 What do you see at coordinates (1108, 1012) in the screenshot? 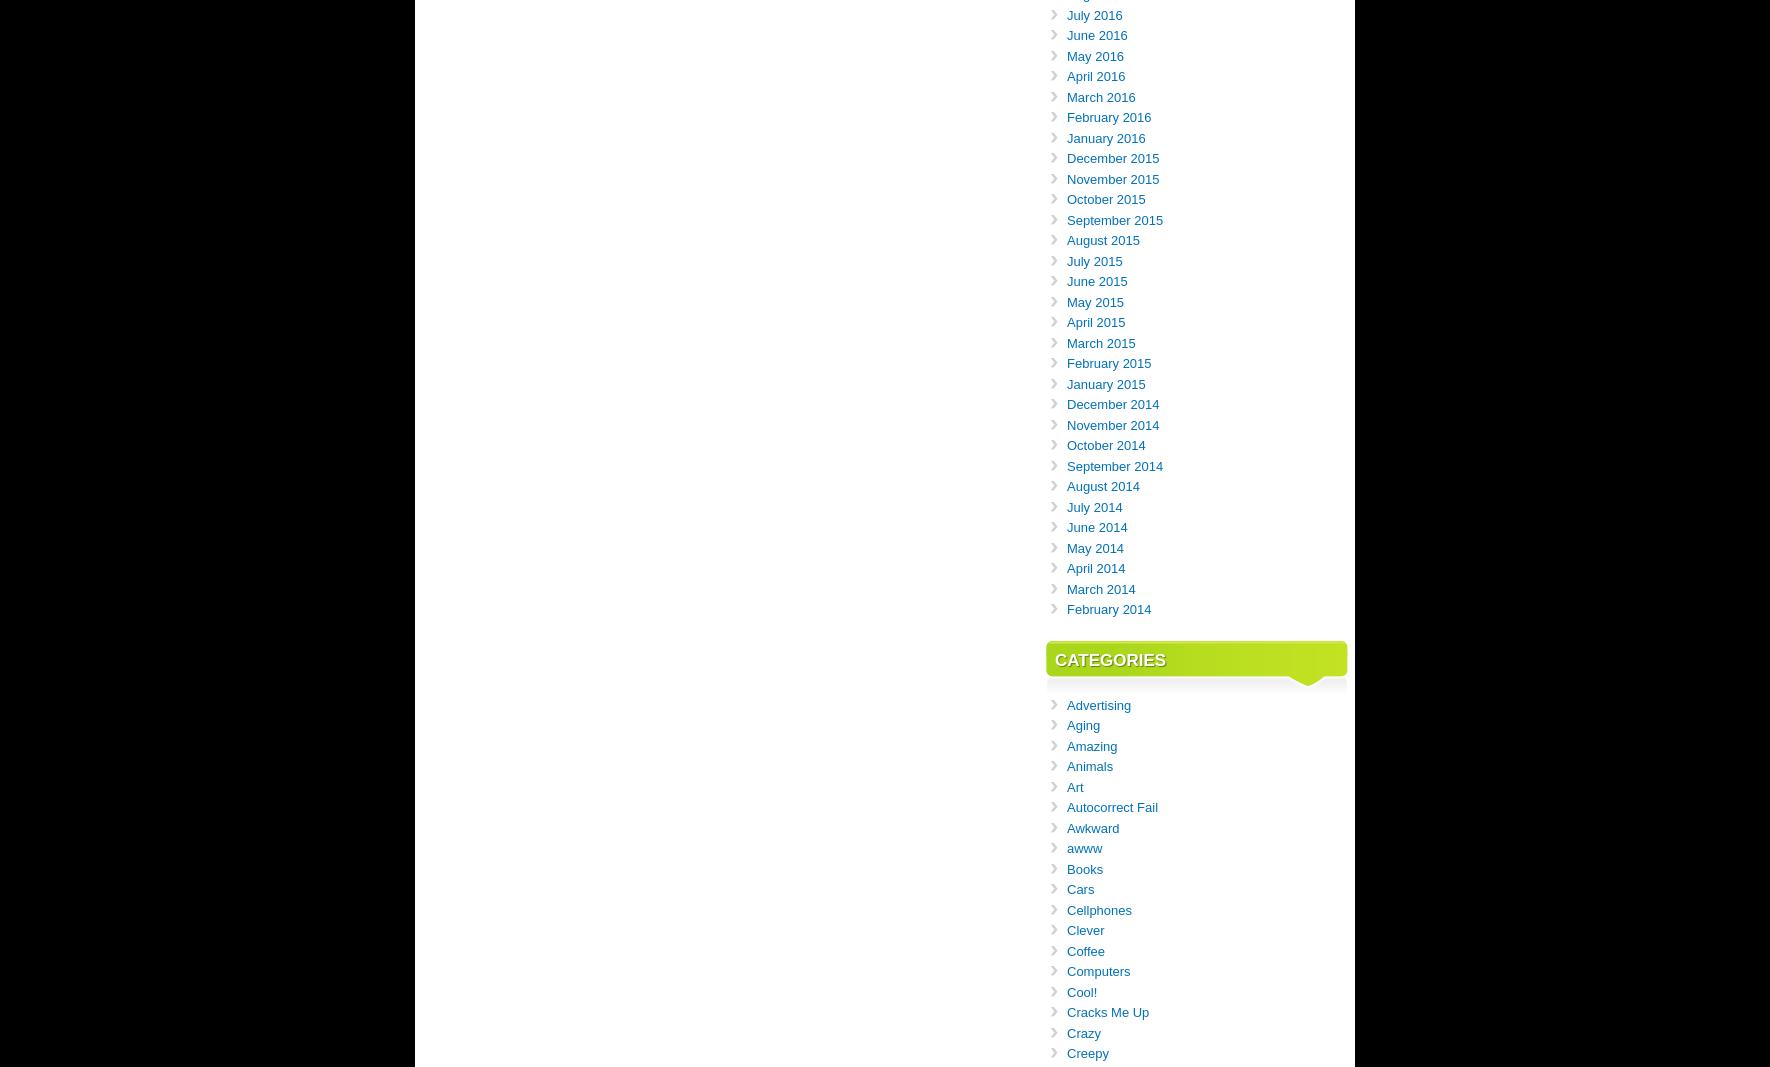
I see `'Cracks Me Up'` at bounding box center [1108, 1012].